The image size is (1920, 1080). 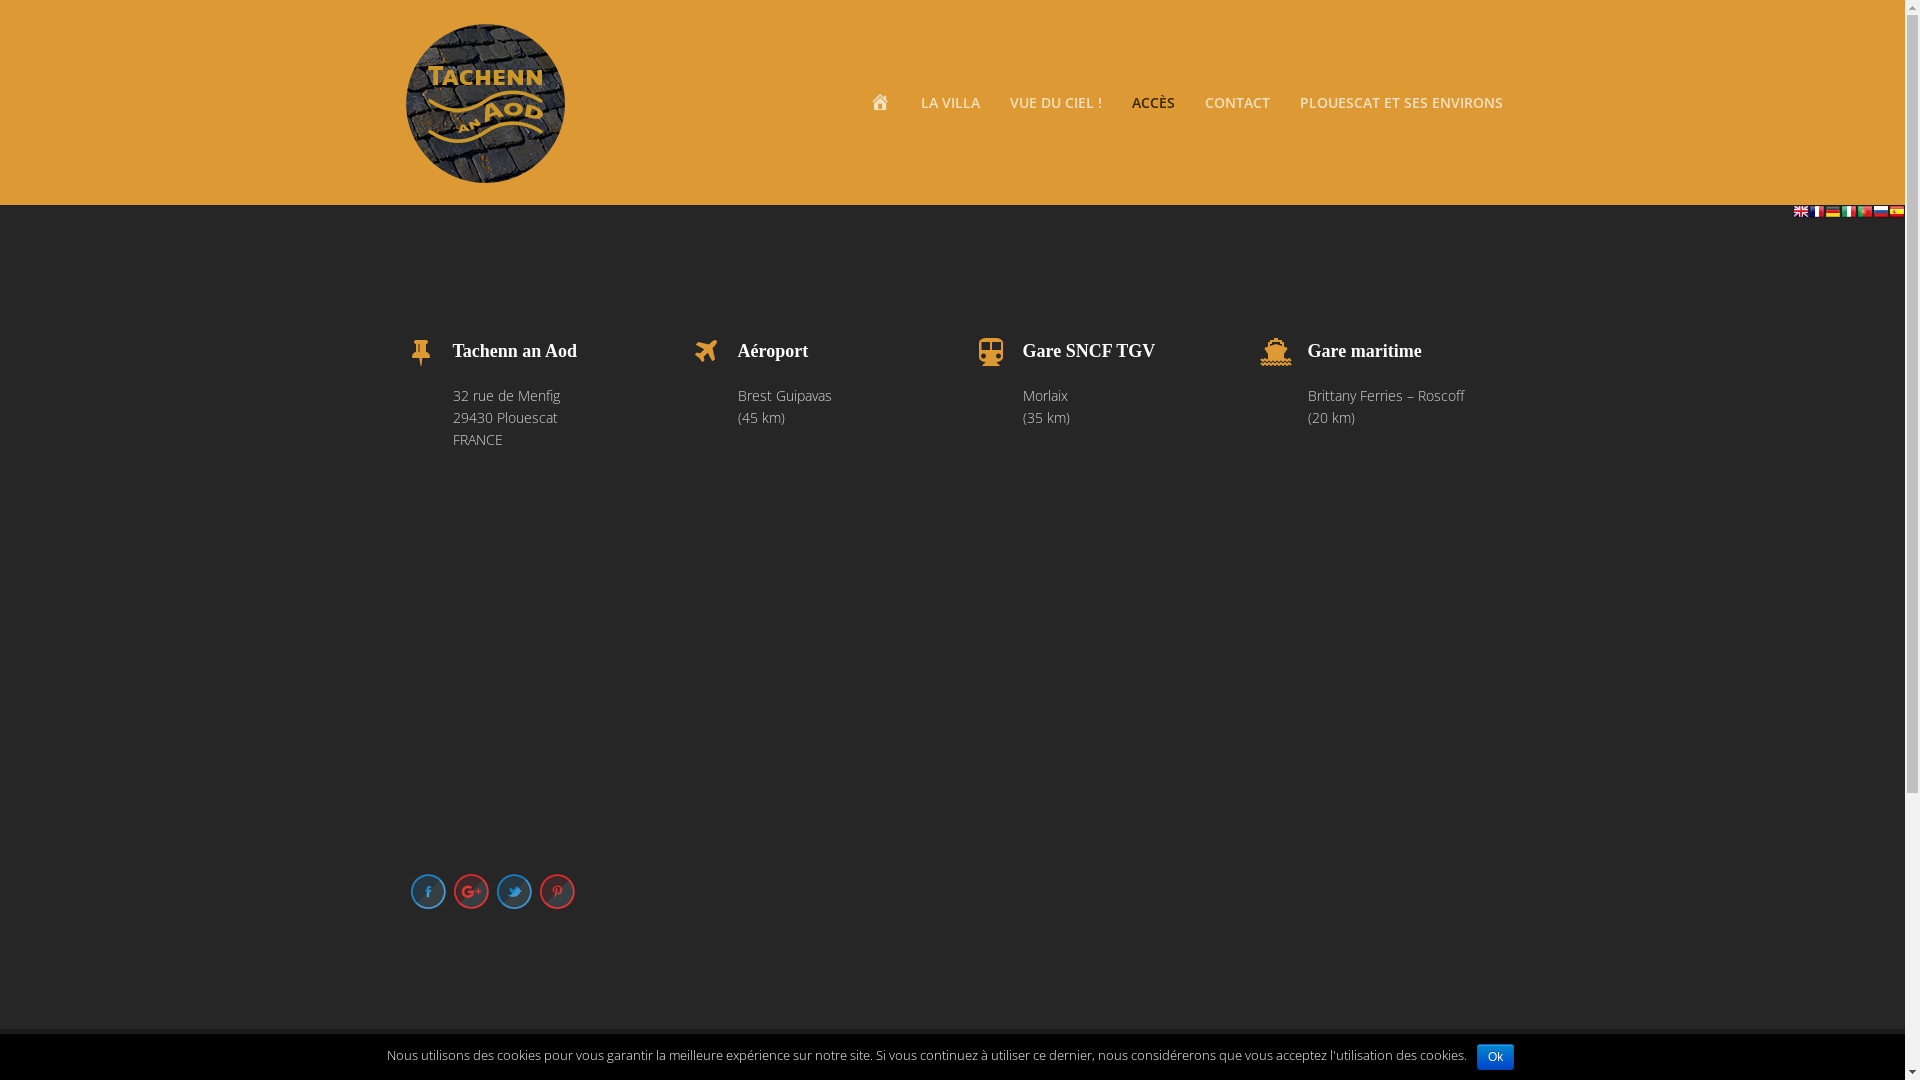 What do you see at coordinates (426, 890) in the screenshot?
I see `'Facebook'` at bounding box center [426, 890].